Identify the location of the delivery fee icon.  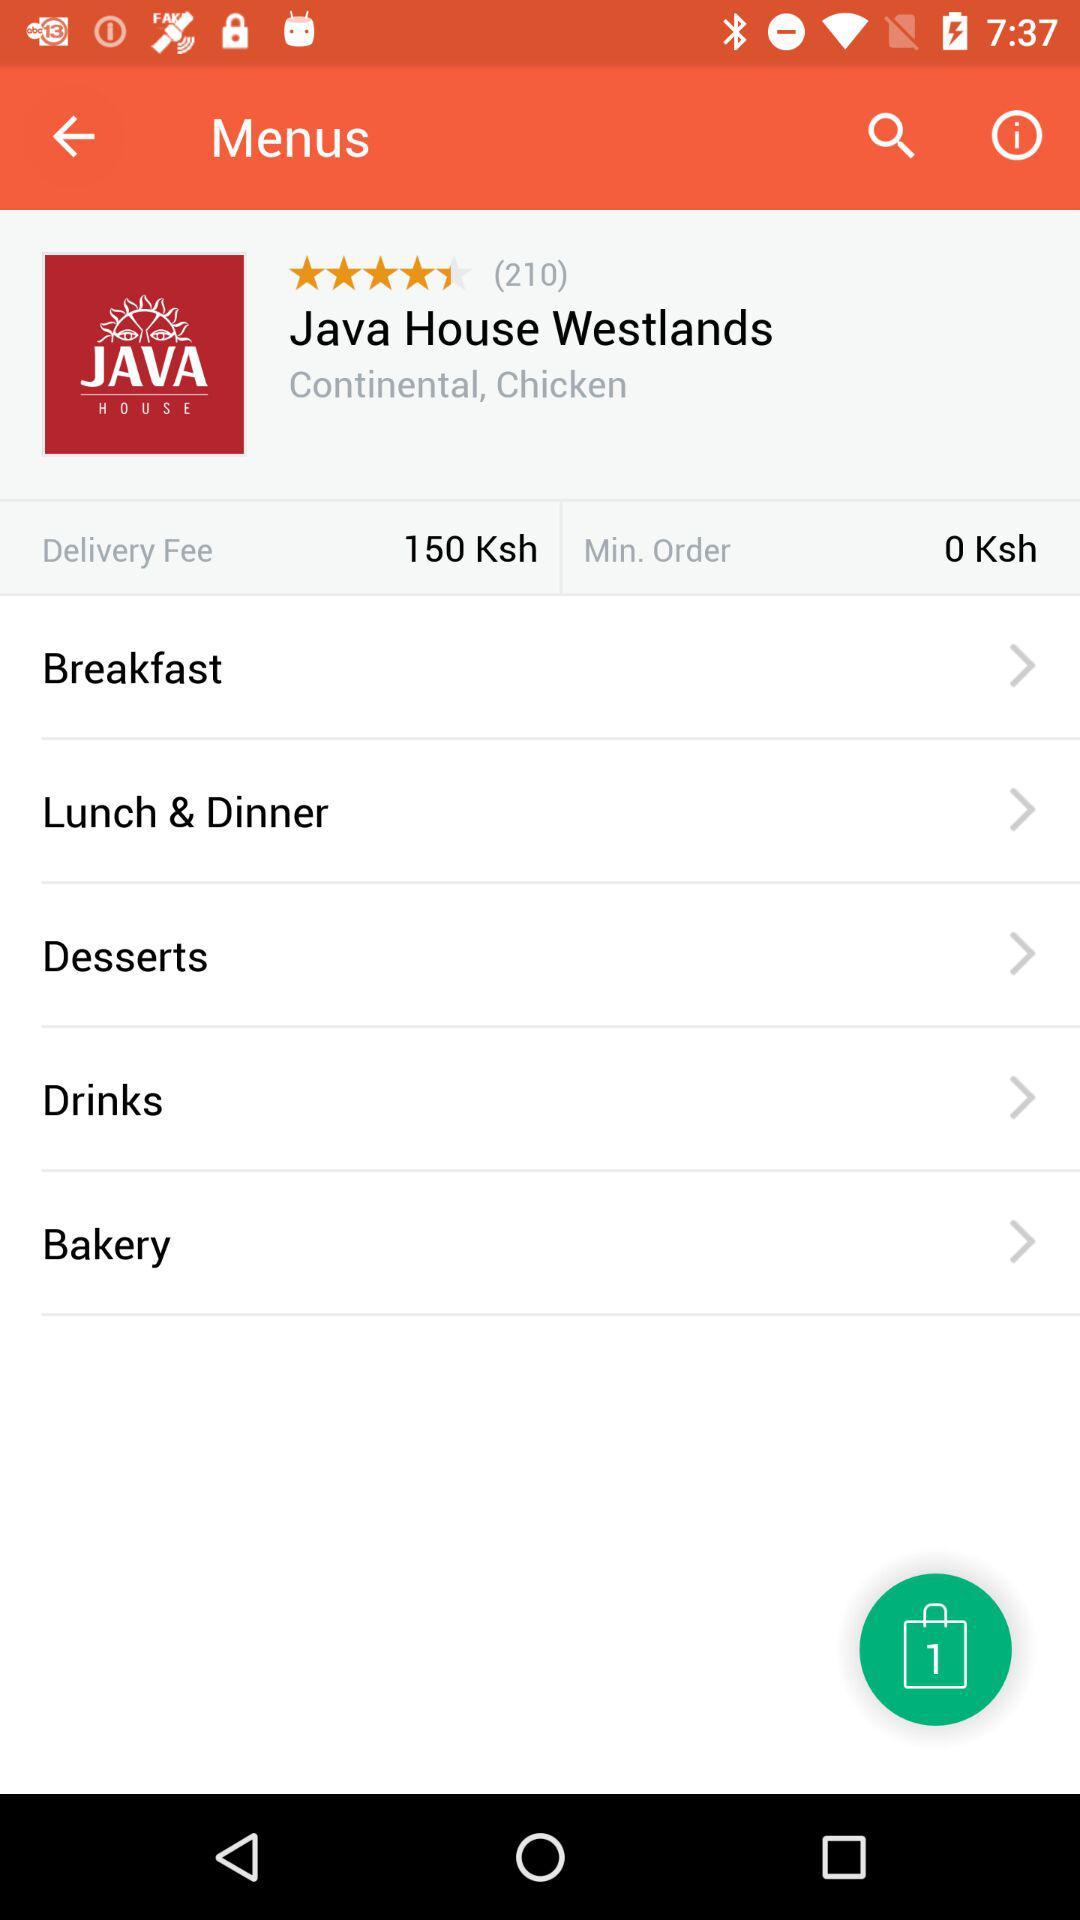
(222, 549).